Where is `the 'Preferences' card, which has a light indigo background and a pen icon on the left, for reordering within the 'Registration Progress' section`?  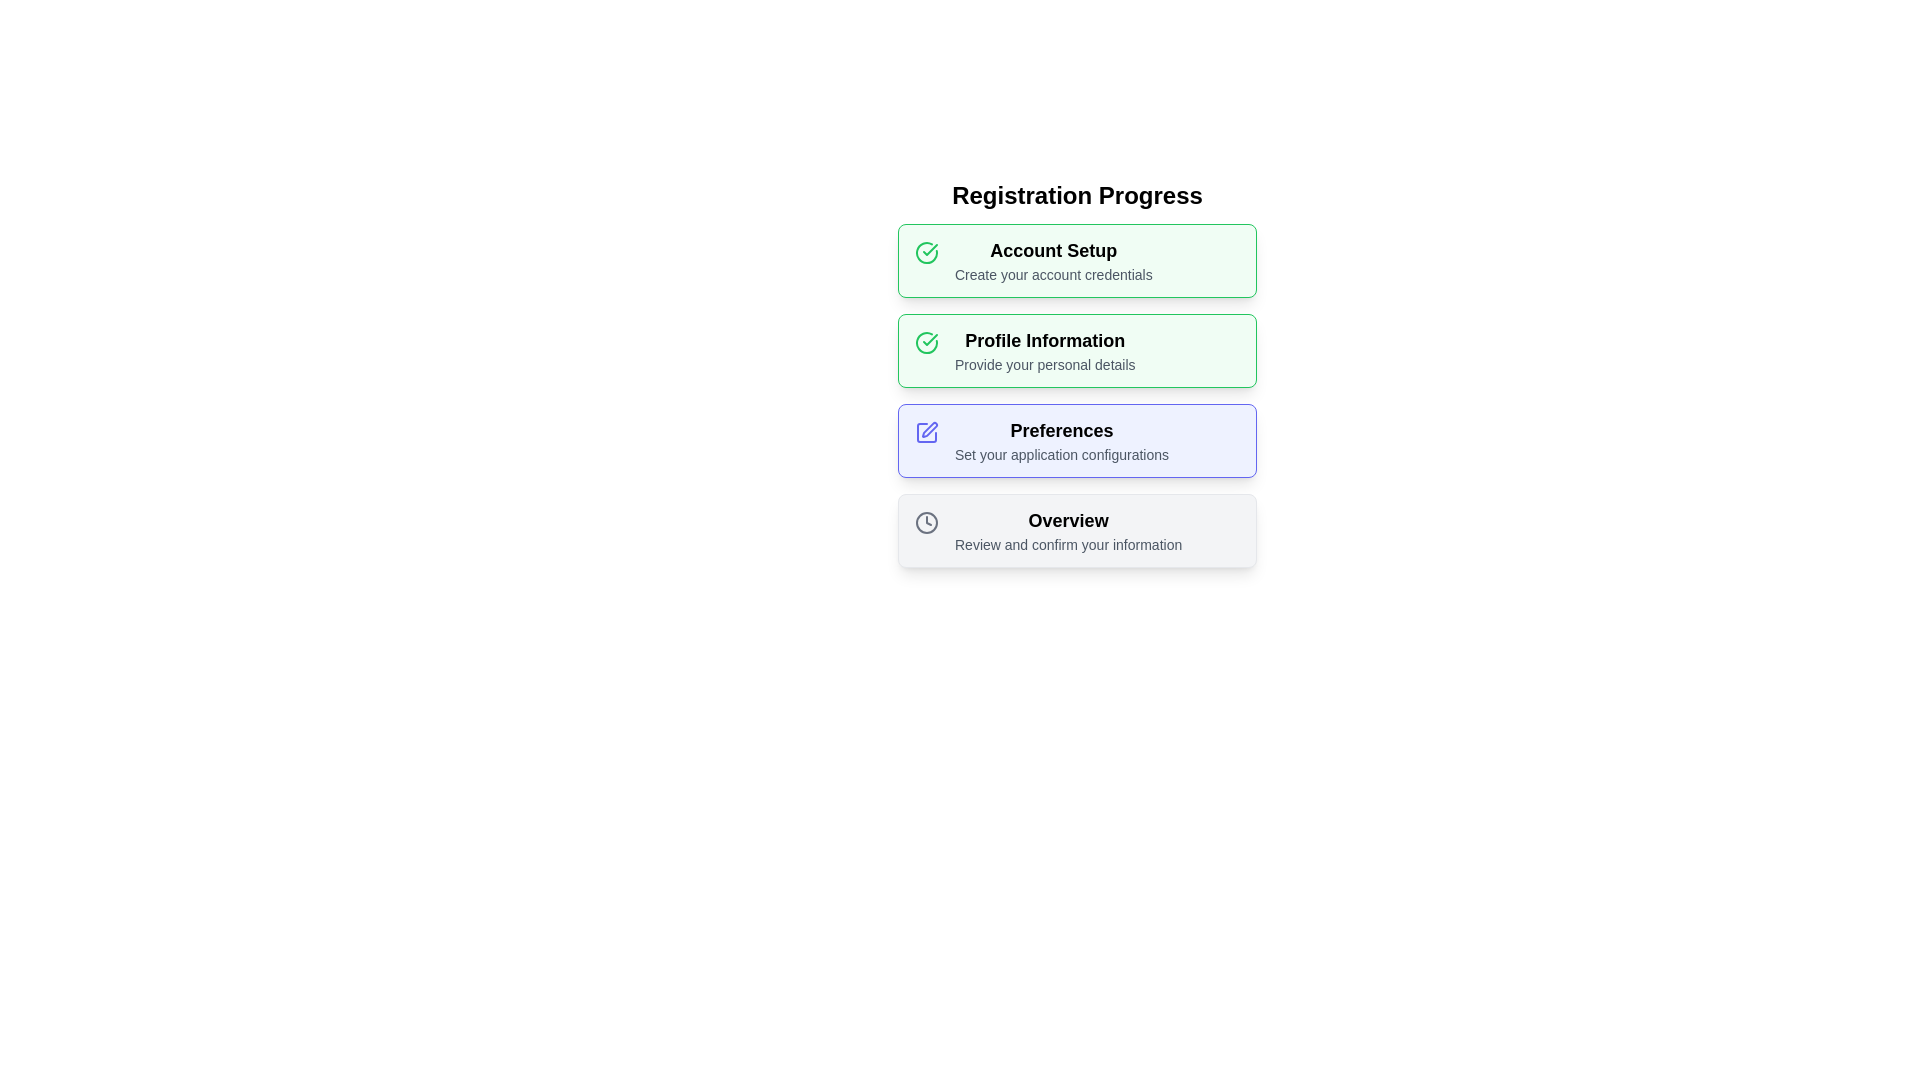 the 'Preferences' card, which has a light indigo background and a pen icon on the left, for reordering within the 'Registration Progress' section is located at coordinates (1076, 439).